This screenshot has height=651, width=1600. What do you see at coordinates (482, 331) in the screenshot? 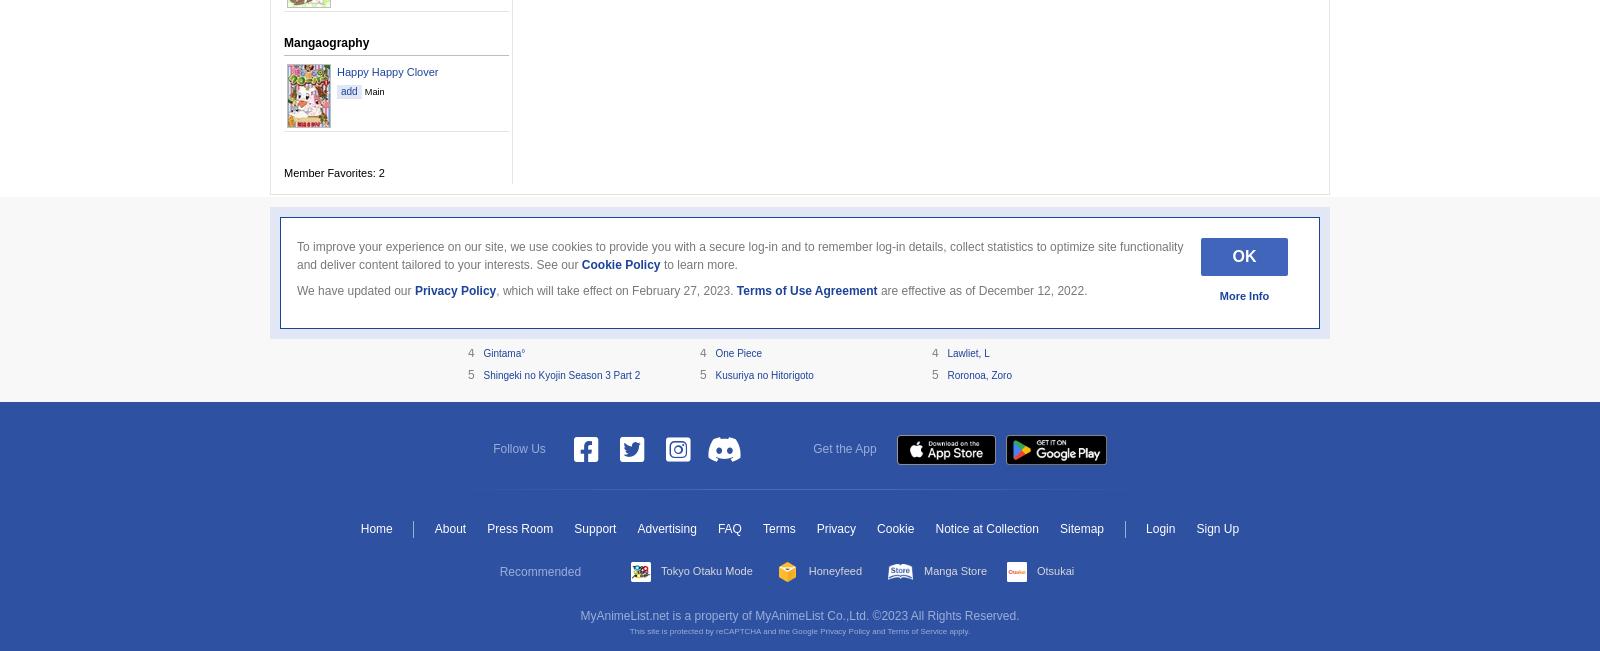
I see `'Steins;Gate'` at bounding box center [482, 331].